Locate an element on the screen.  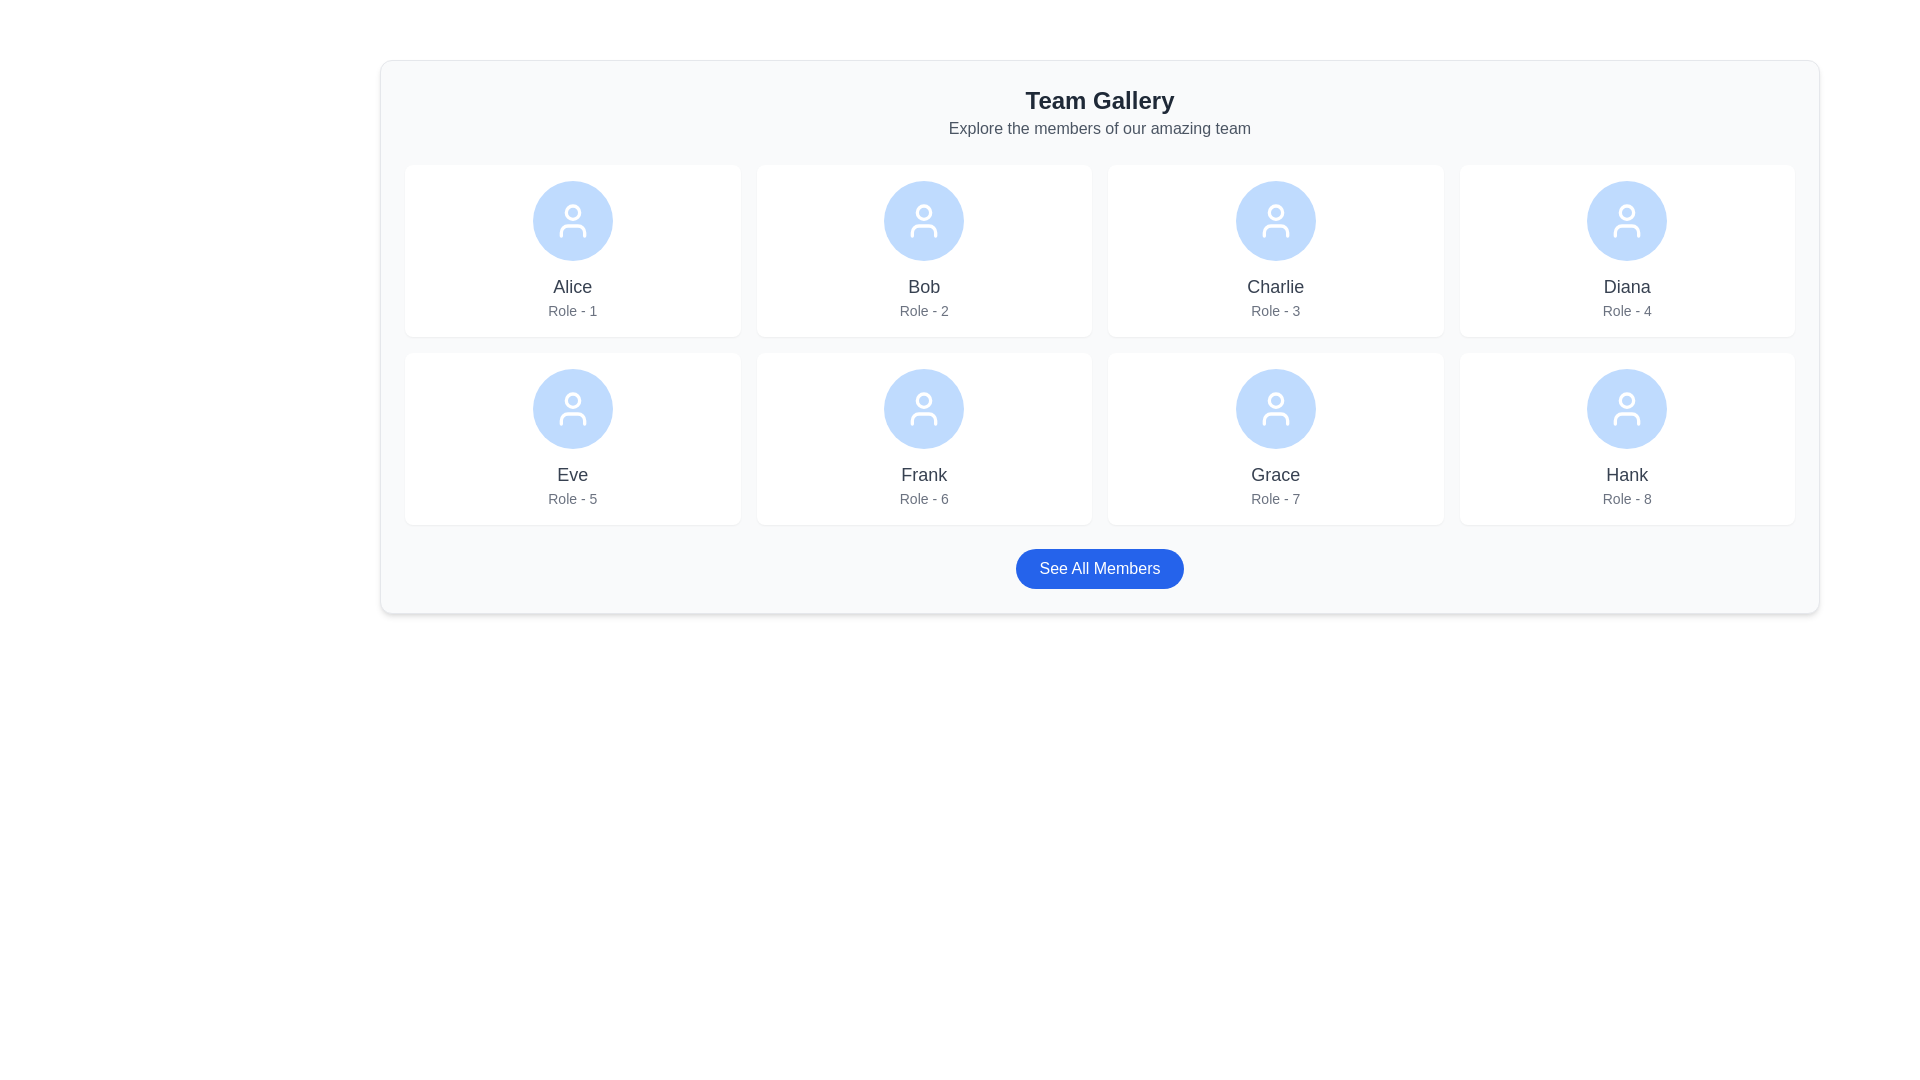
the white user icon with a rounded appearance, located in the top row of the grid layout is located at coordinates (923, 220).